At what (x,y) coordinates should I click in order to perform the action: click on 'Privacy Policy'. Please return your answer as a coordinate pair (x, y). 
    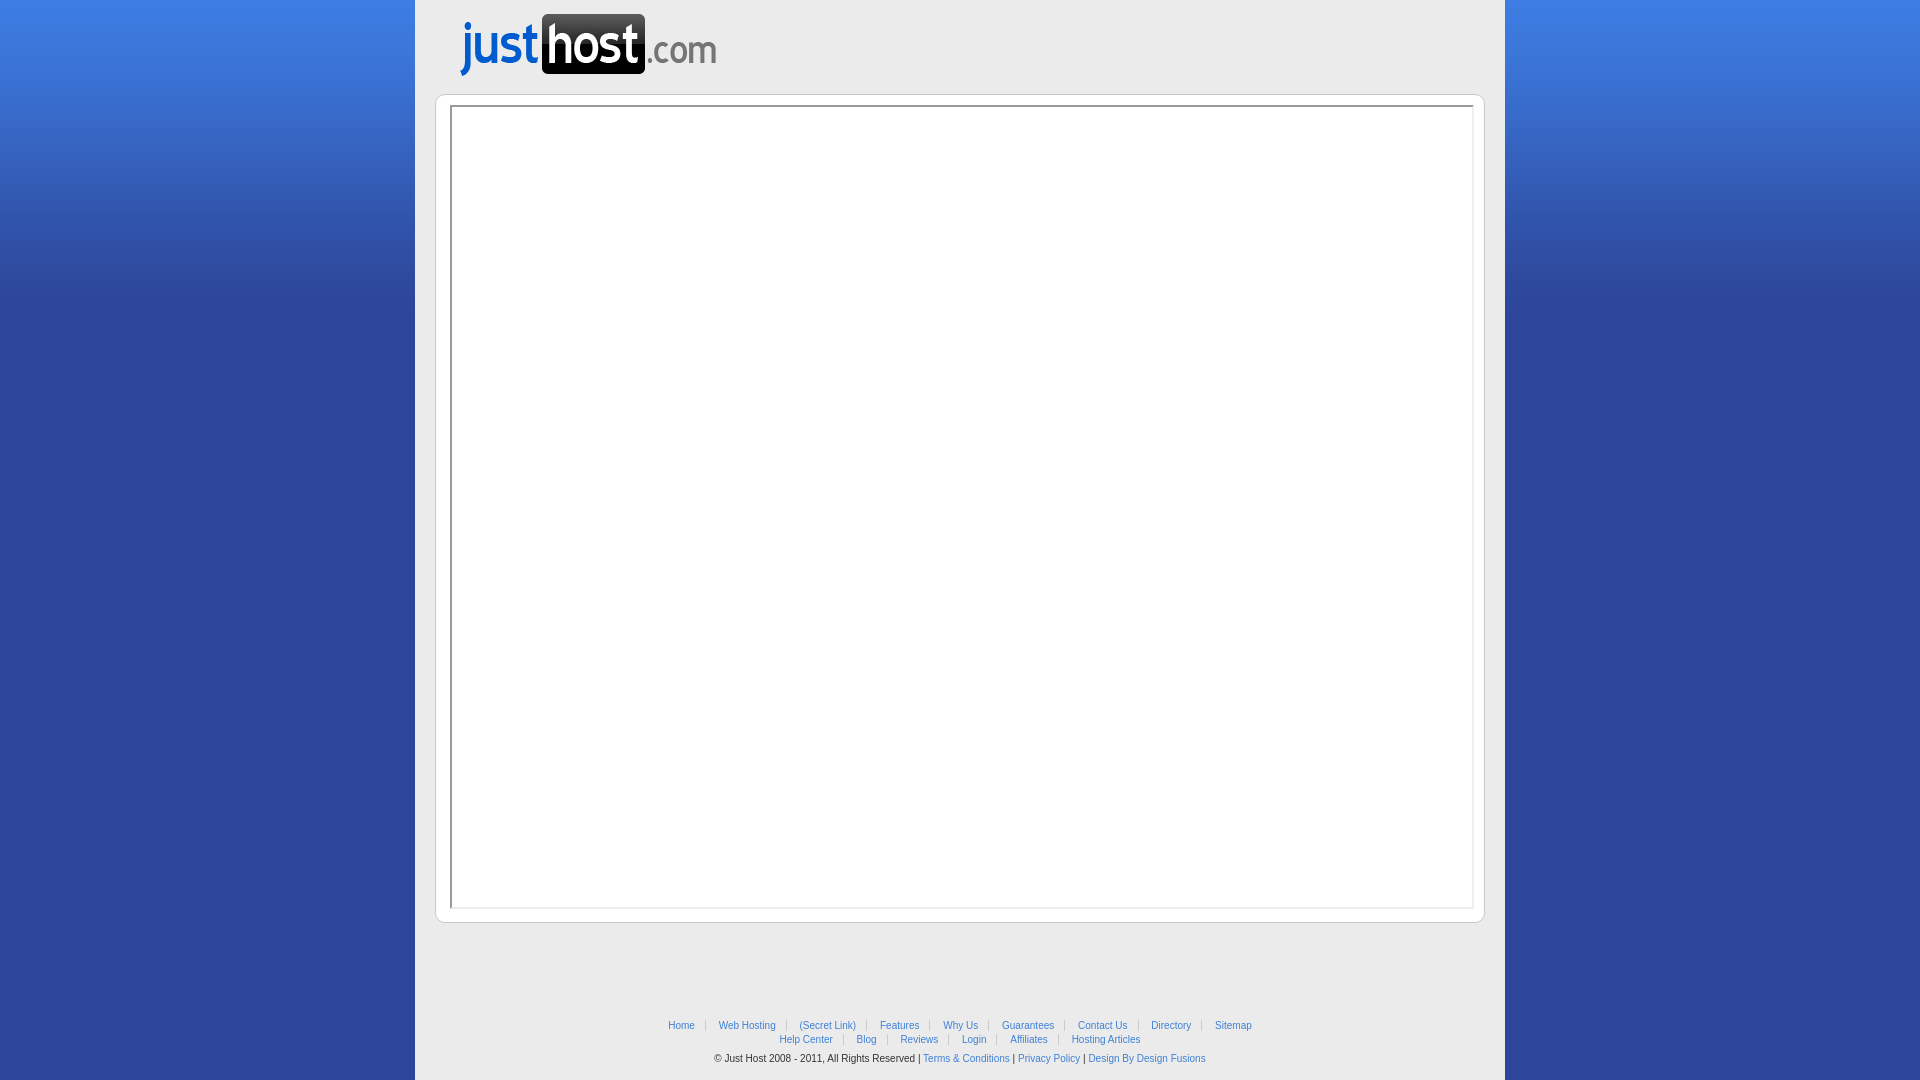
    Looking at the image, I should click on (1048, 1057).